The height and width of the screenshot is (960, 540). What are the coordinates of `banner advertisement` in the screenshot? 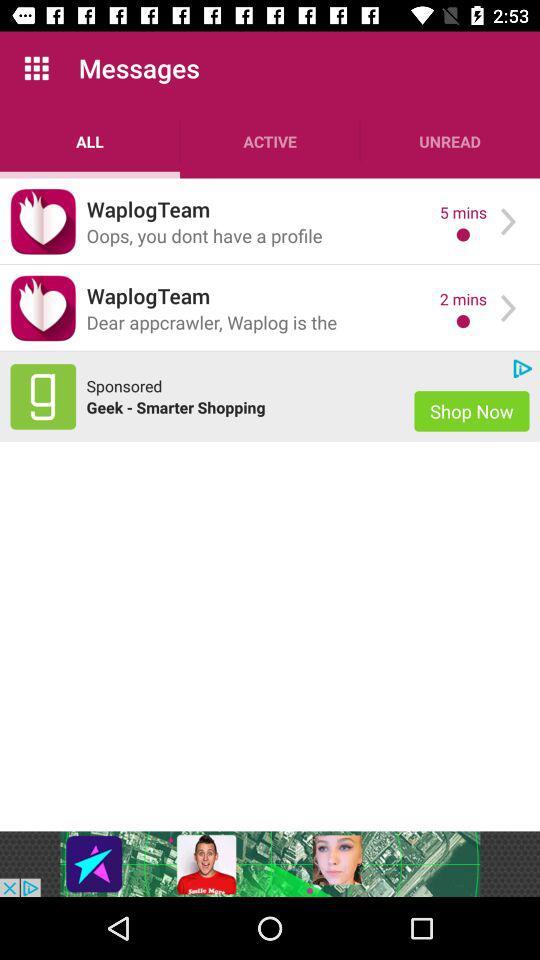 It's located at (270, 863).